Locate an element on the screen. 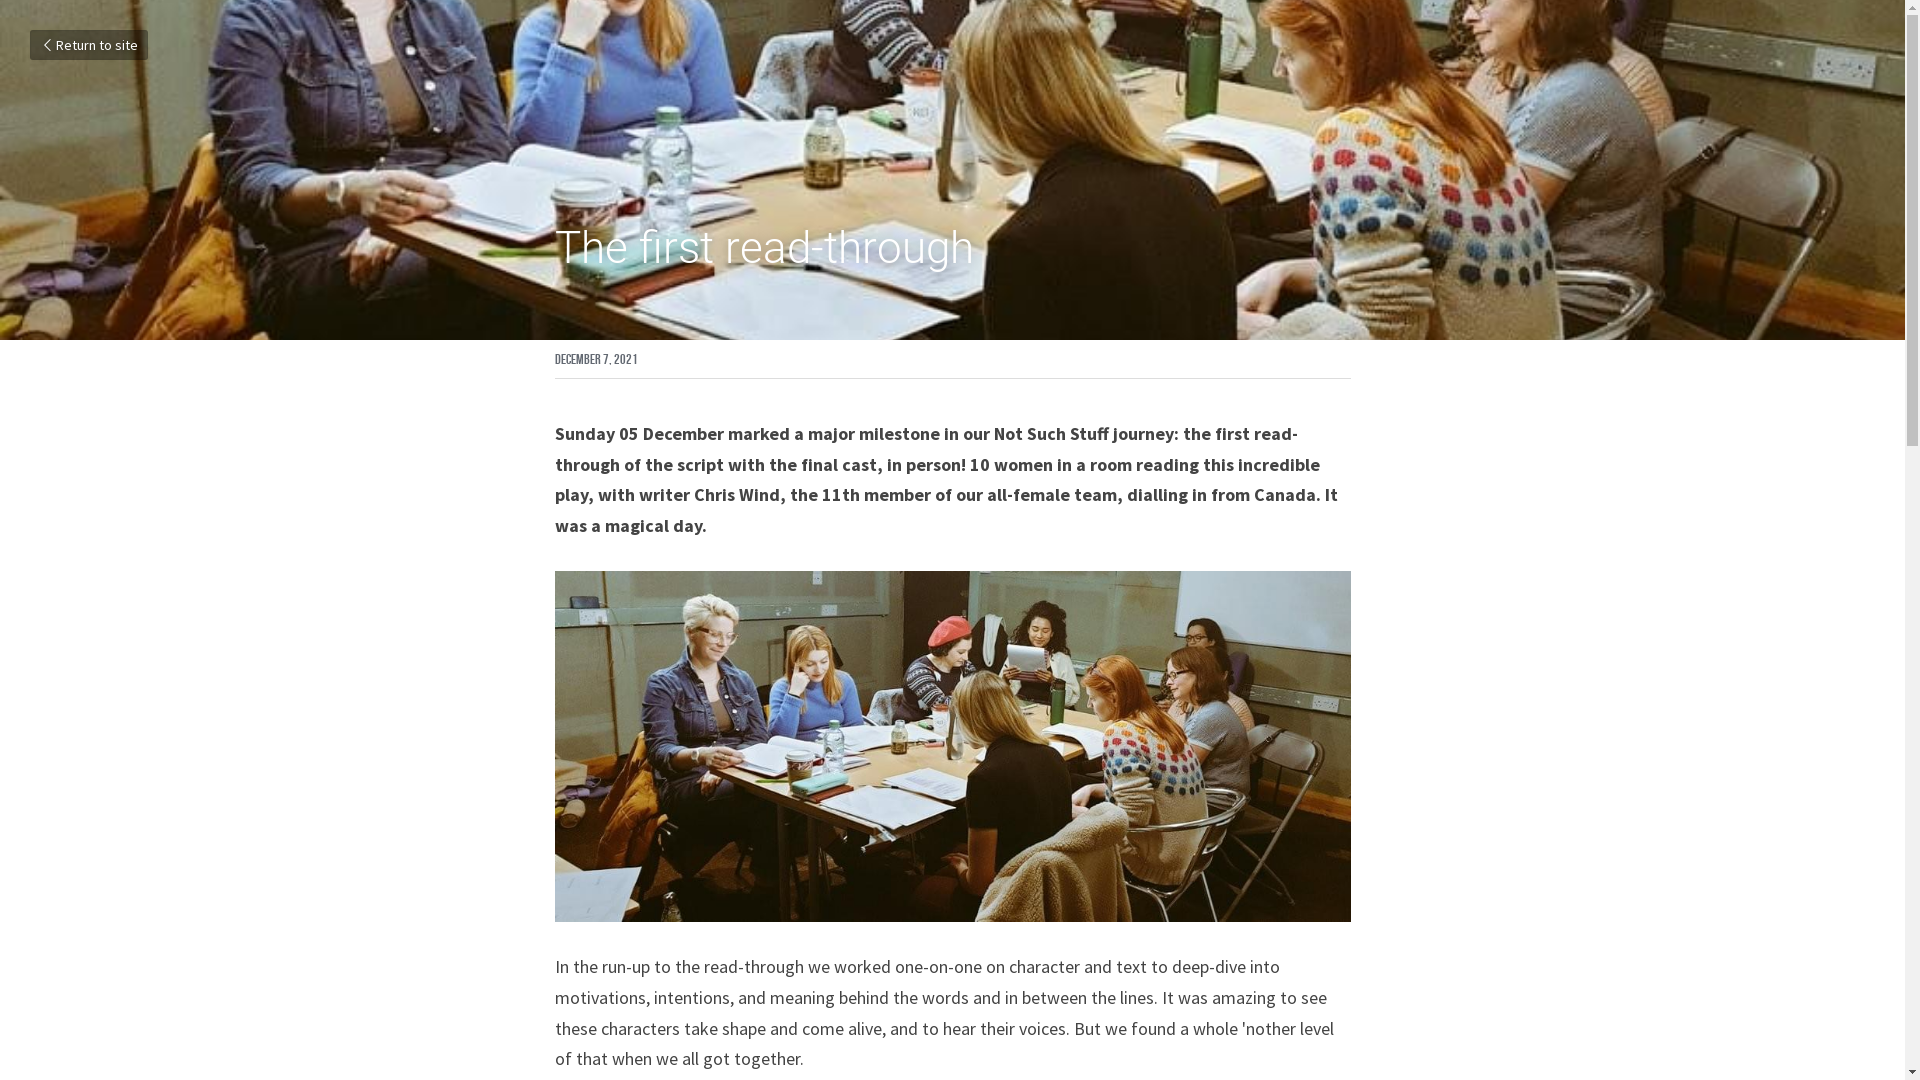 This screenshot has width=1920, height=1080. 'Return to site' is located at coordinates (88, 45).